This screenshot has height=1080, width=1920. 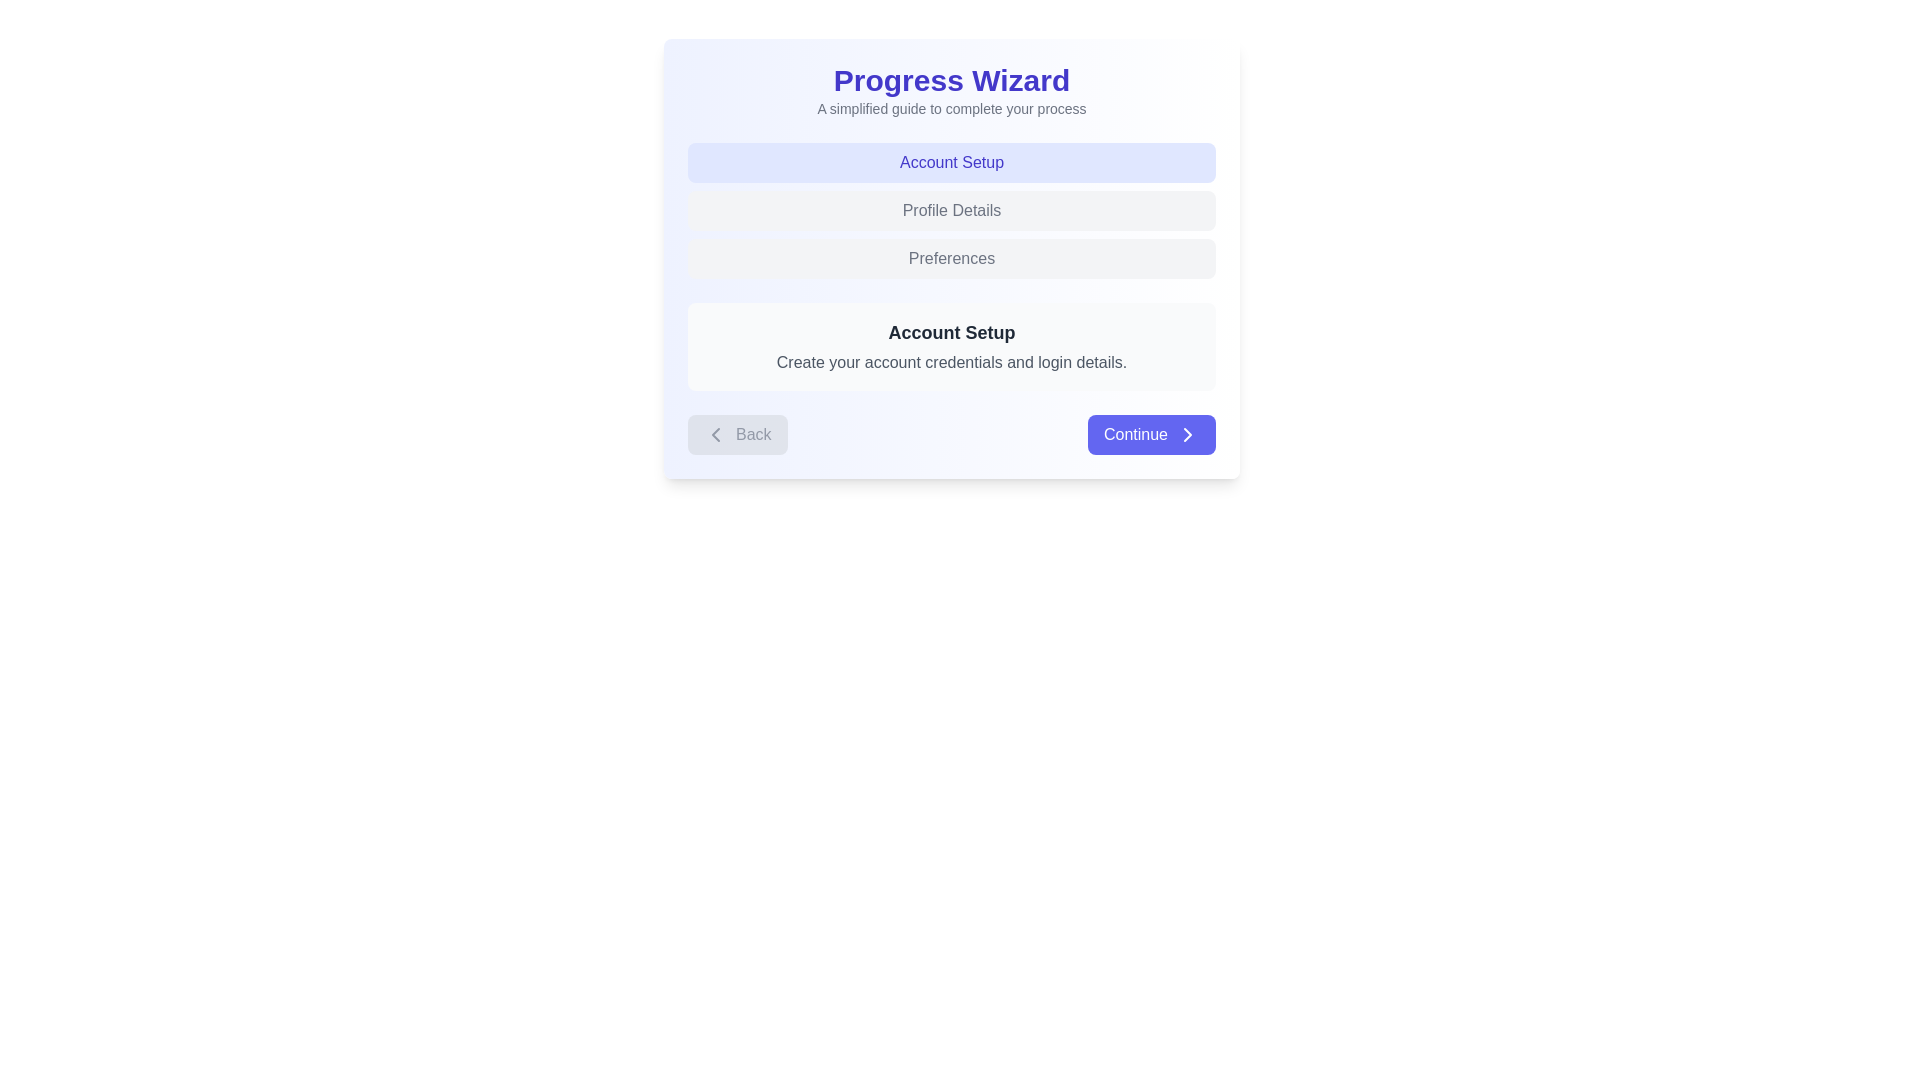 I want to click on the bold, black text label stating 'Account Setup' which is styled as a heading in the light blue-centered box, so click(x=950, y=331).